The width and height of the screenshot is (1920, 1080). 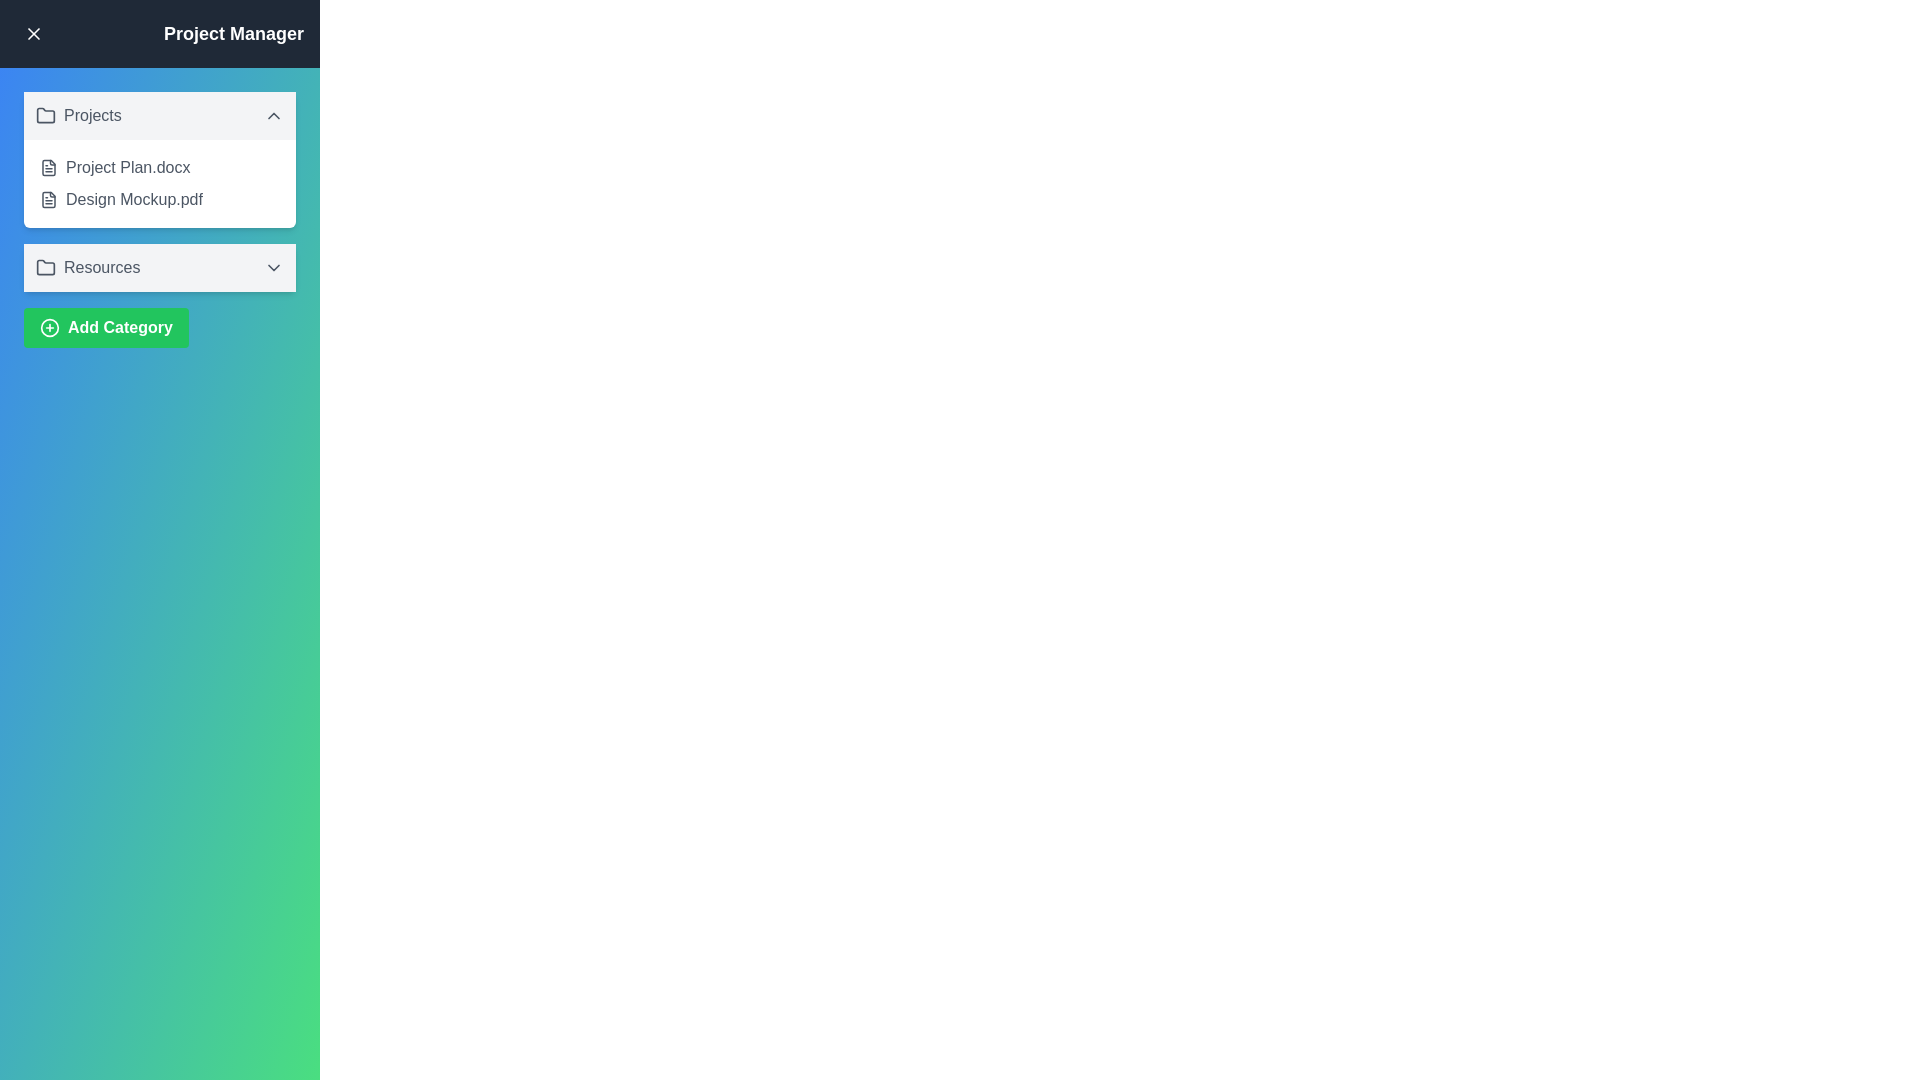 I want to click on the circular icon with a green border and a plus symbol, located to the left of the 'Add Category' text, so click(x=49, y=326).